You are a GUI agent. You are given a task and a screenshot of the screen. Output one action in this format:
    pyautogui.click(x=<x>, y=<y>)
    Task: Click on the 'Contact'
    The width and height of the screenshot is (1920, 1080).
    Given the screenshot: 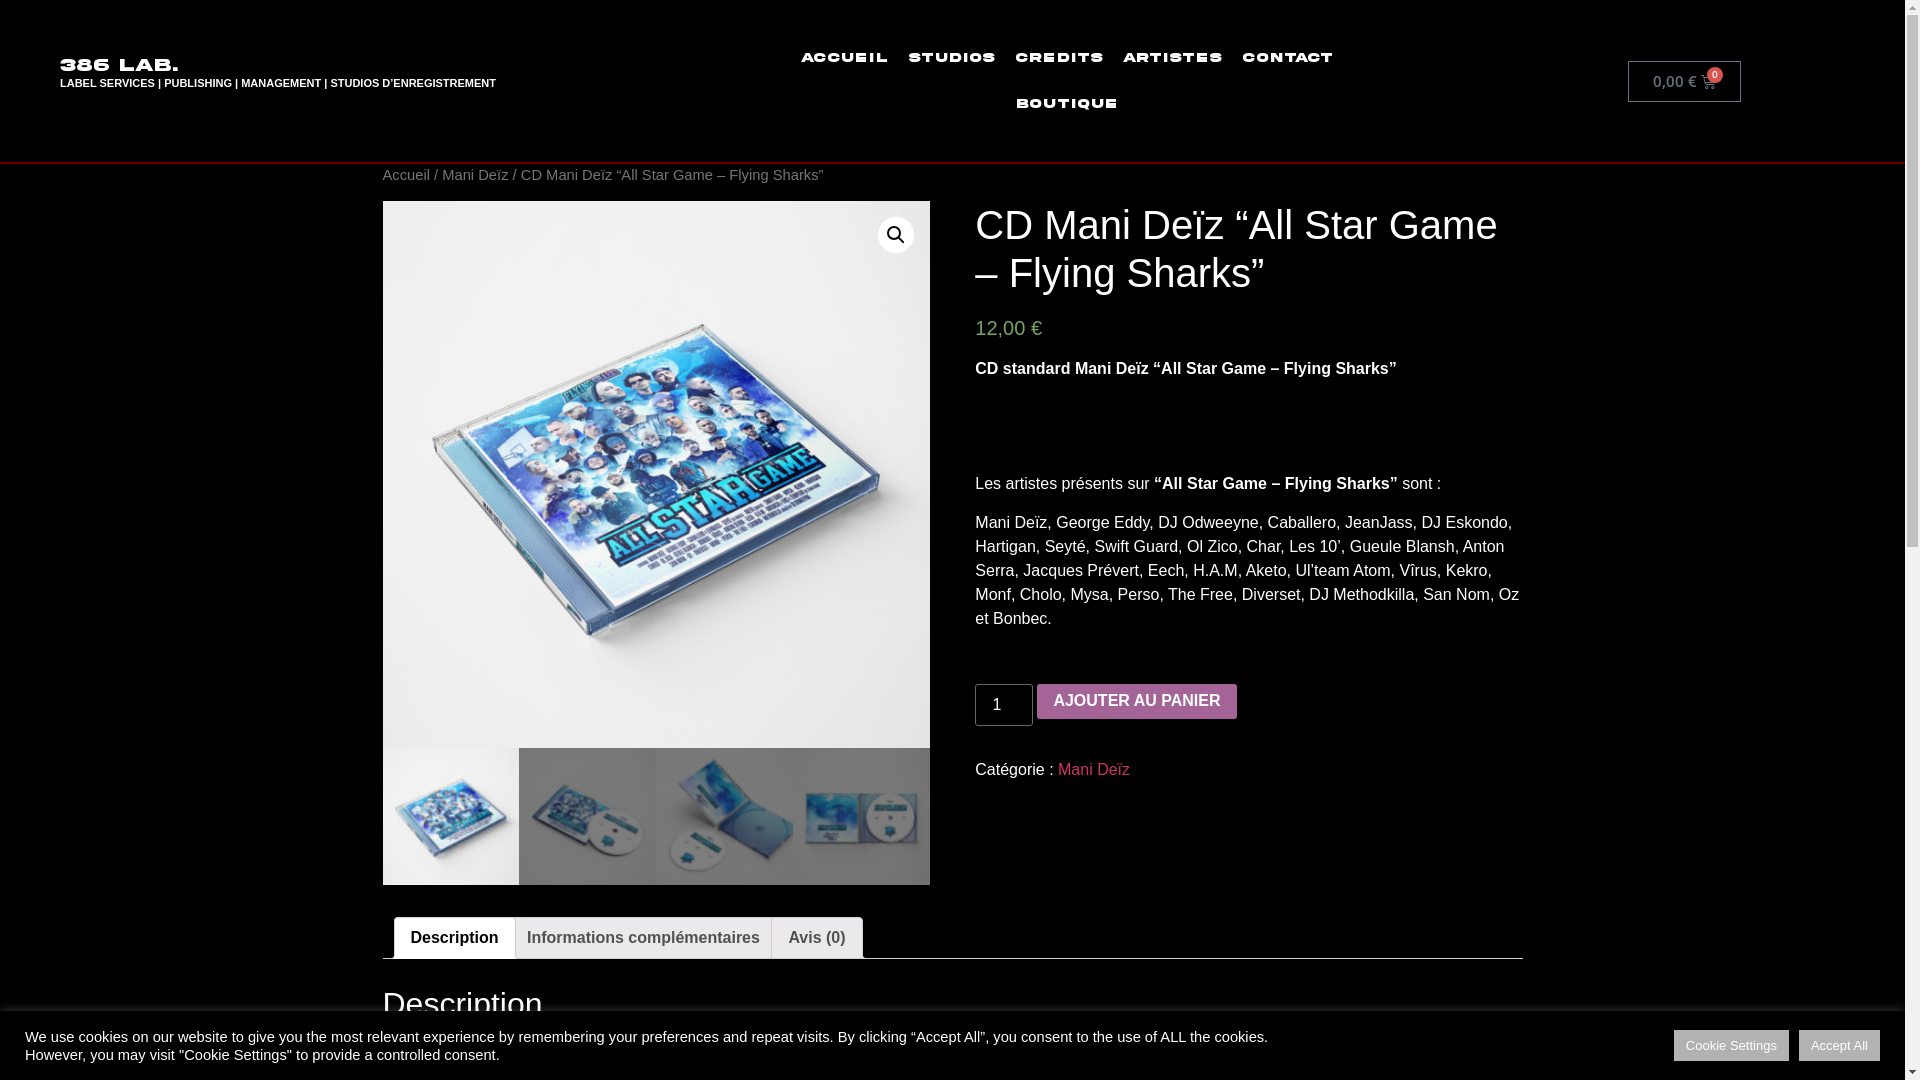 What is the action you would take?
    pyautogui.click(x=1287, y=56)
    